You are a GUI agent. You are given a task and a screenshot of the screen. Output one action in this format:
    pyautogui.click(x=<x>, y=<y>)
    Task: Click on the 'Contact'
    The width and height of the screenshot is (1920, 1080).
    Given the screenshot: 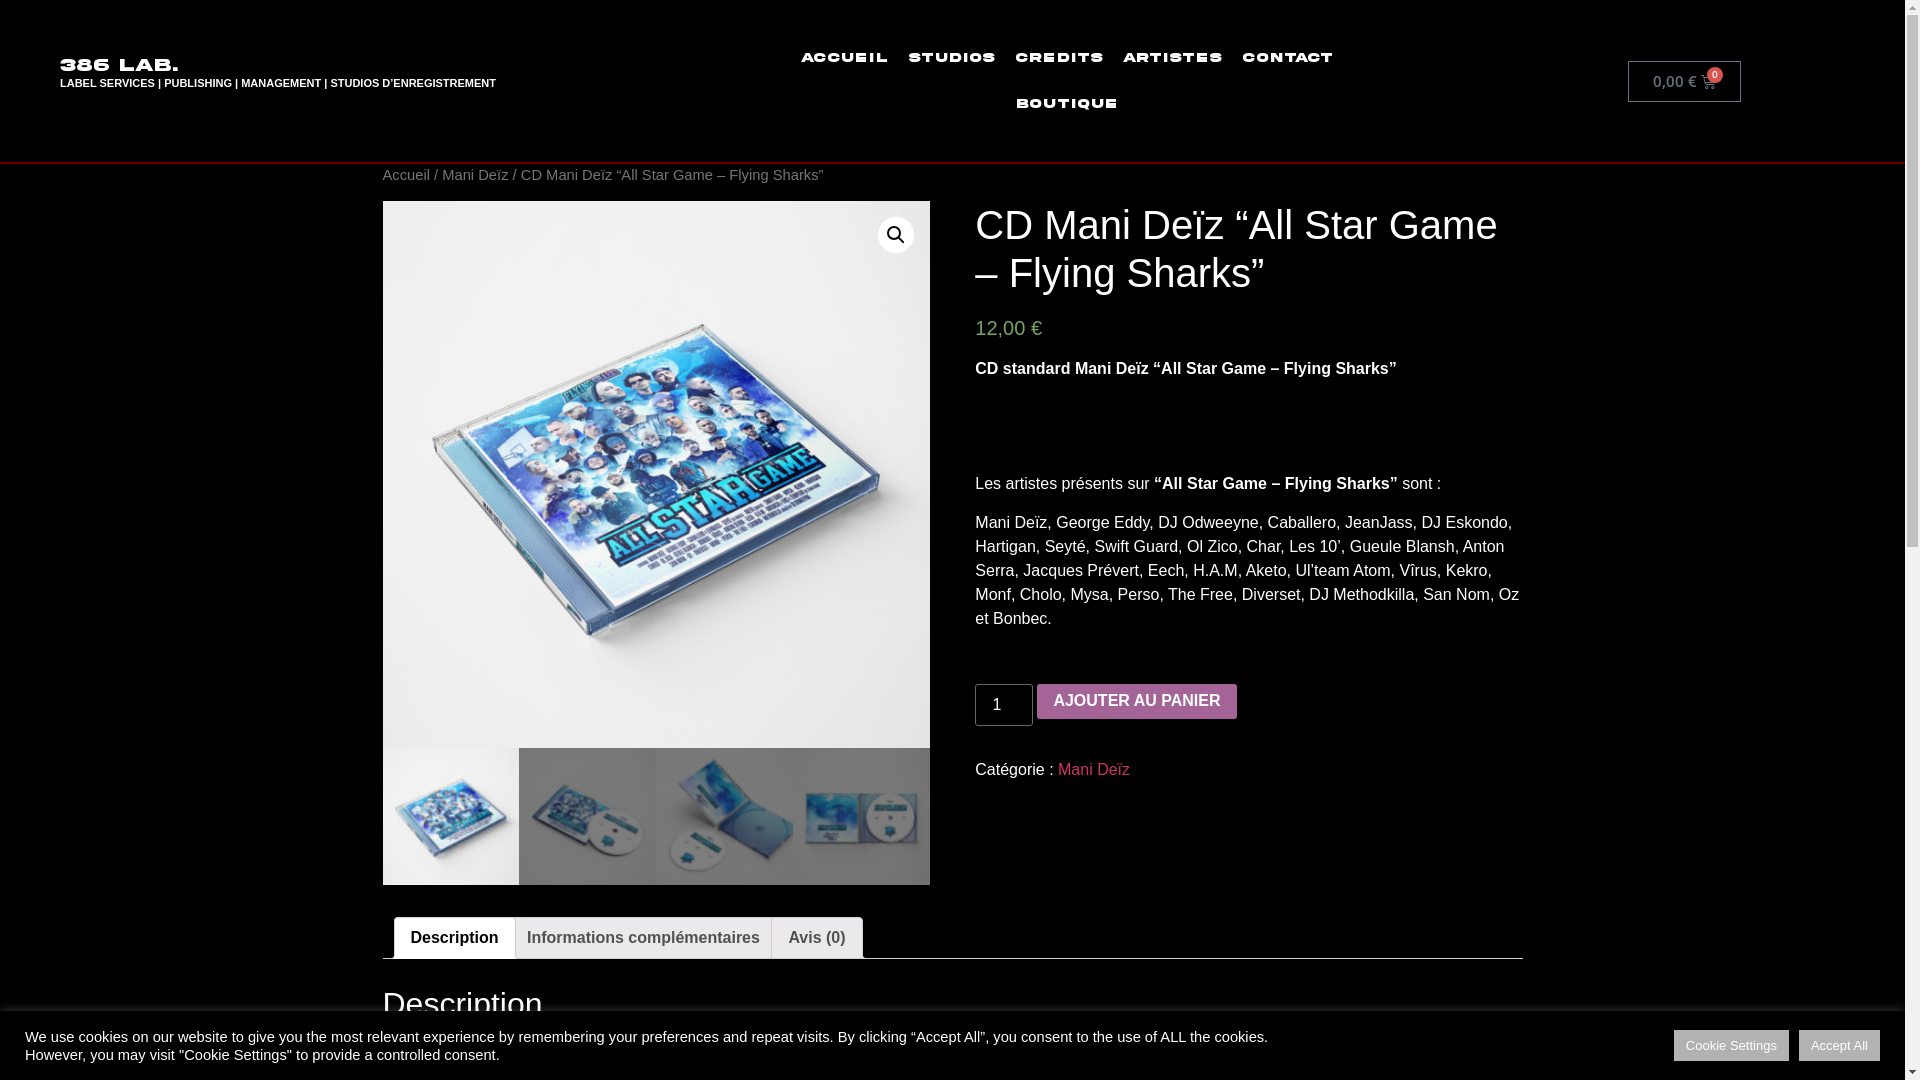 What is the action you would take?
    pyautogui.click(x=1287, y=56)
    